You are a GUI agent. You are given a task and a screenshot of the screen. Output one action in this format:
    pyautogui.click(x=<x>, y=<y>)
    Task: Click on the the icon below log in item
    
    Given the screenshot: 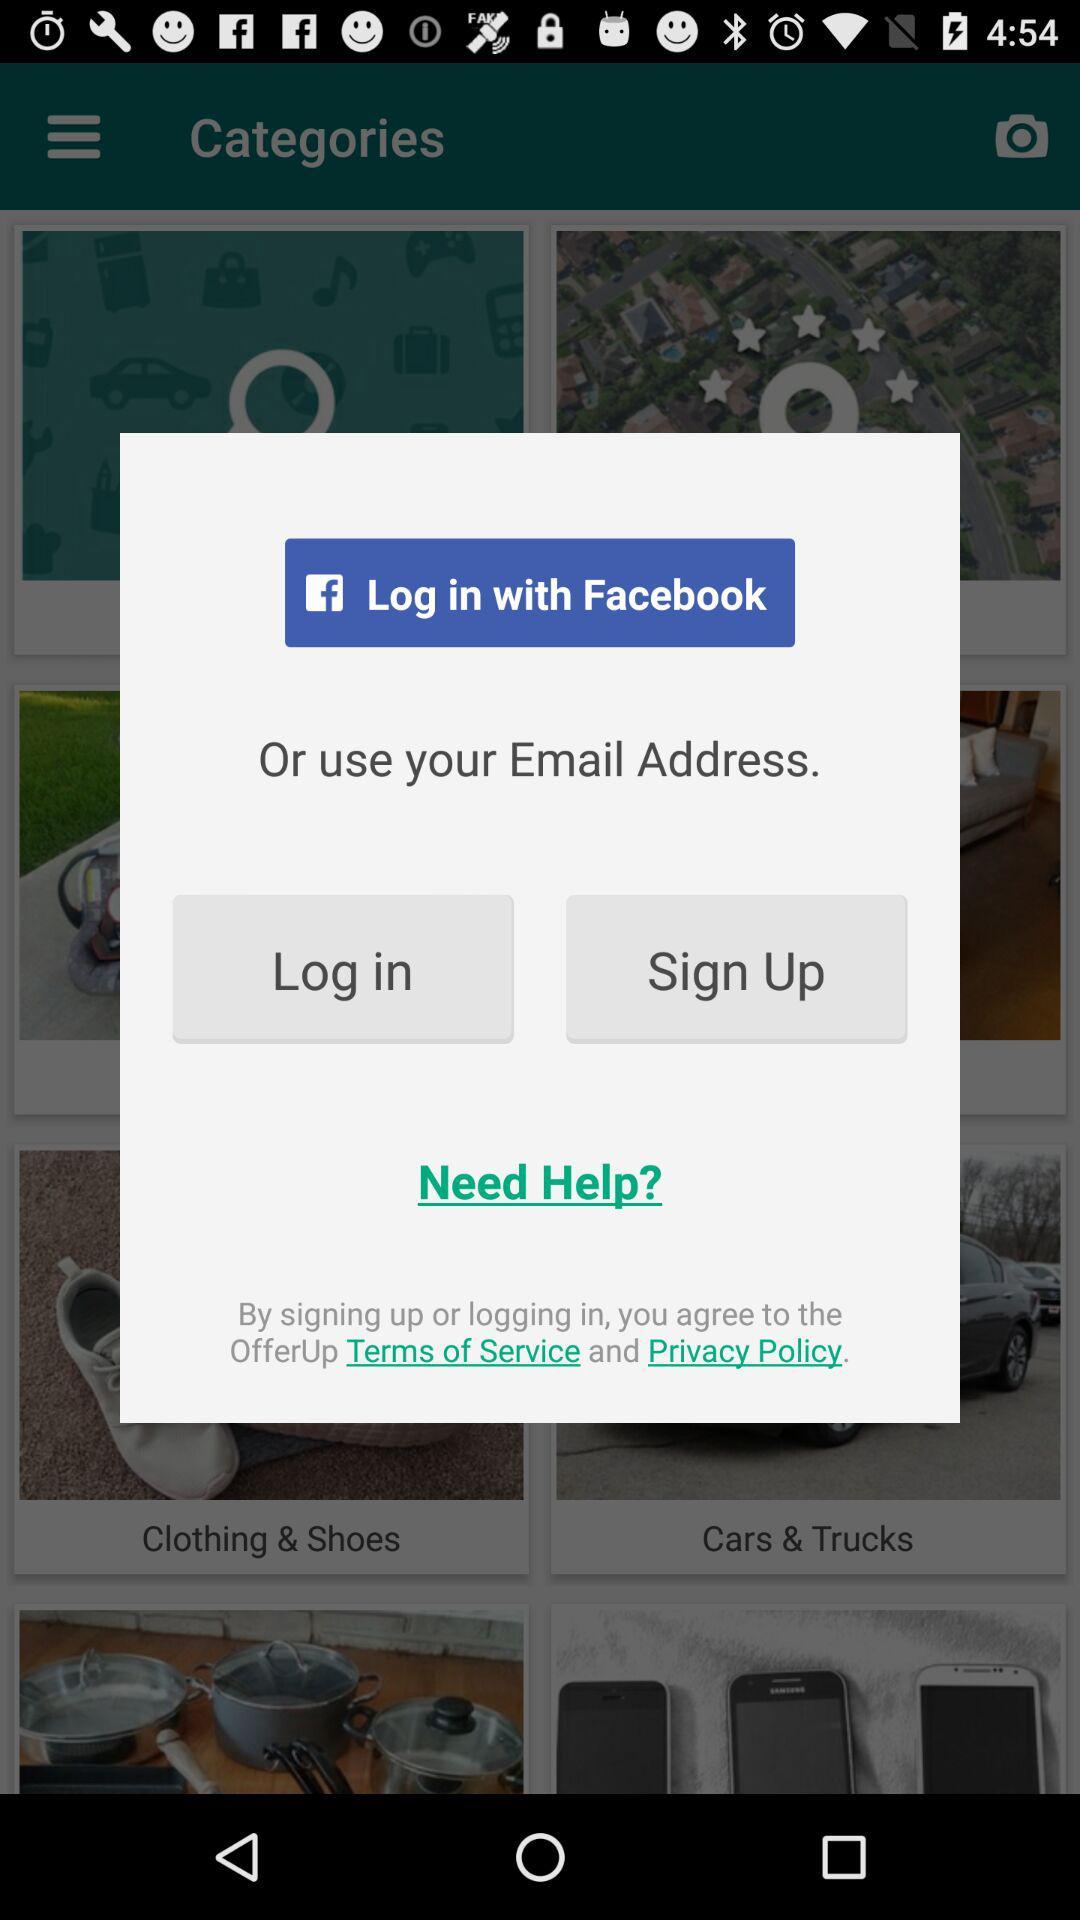 What is the action you would take?
    pyautogui.click(x=540, y=1180)
    